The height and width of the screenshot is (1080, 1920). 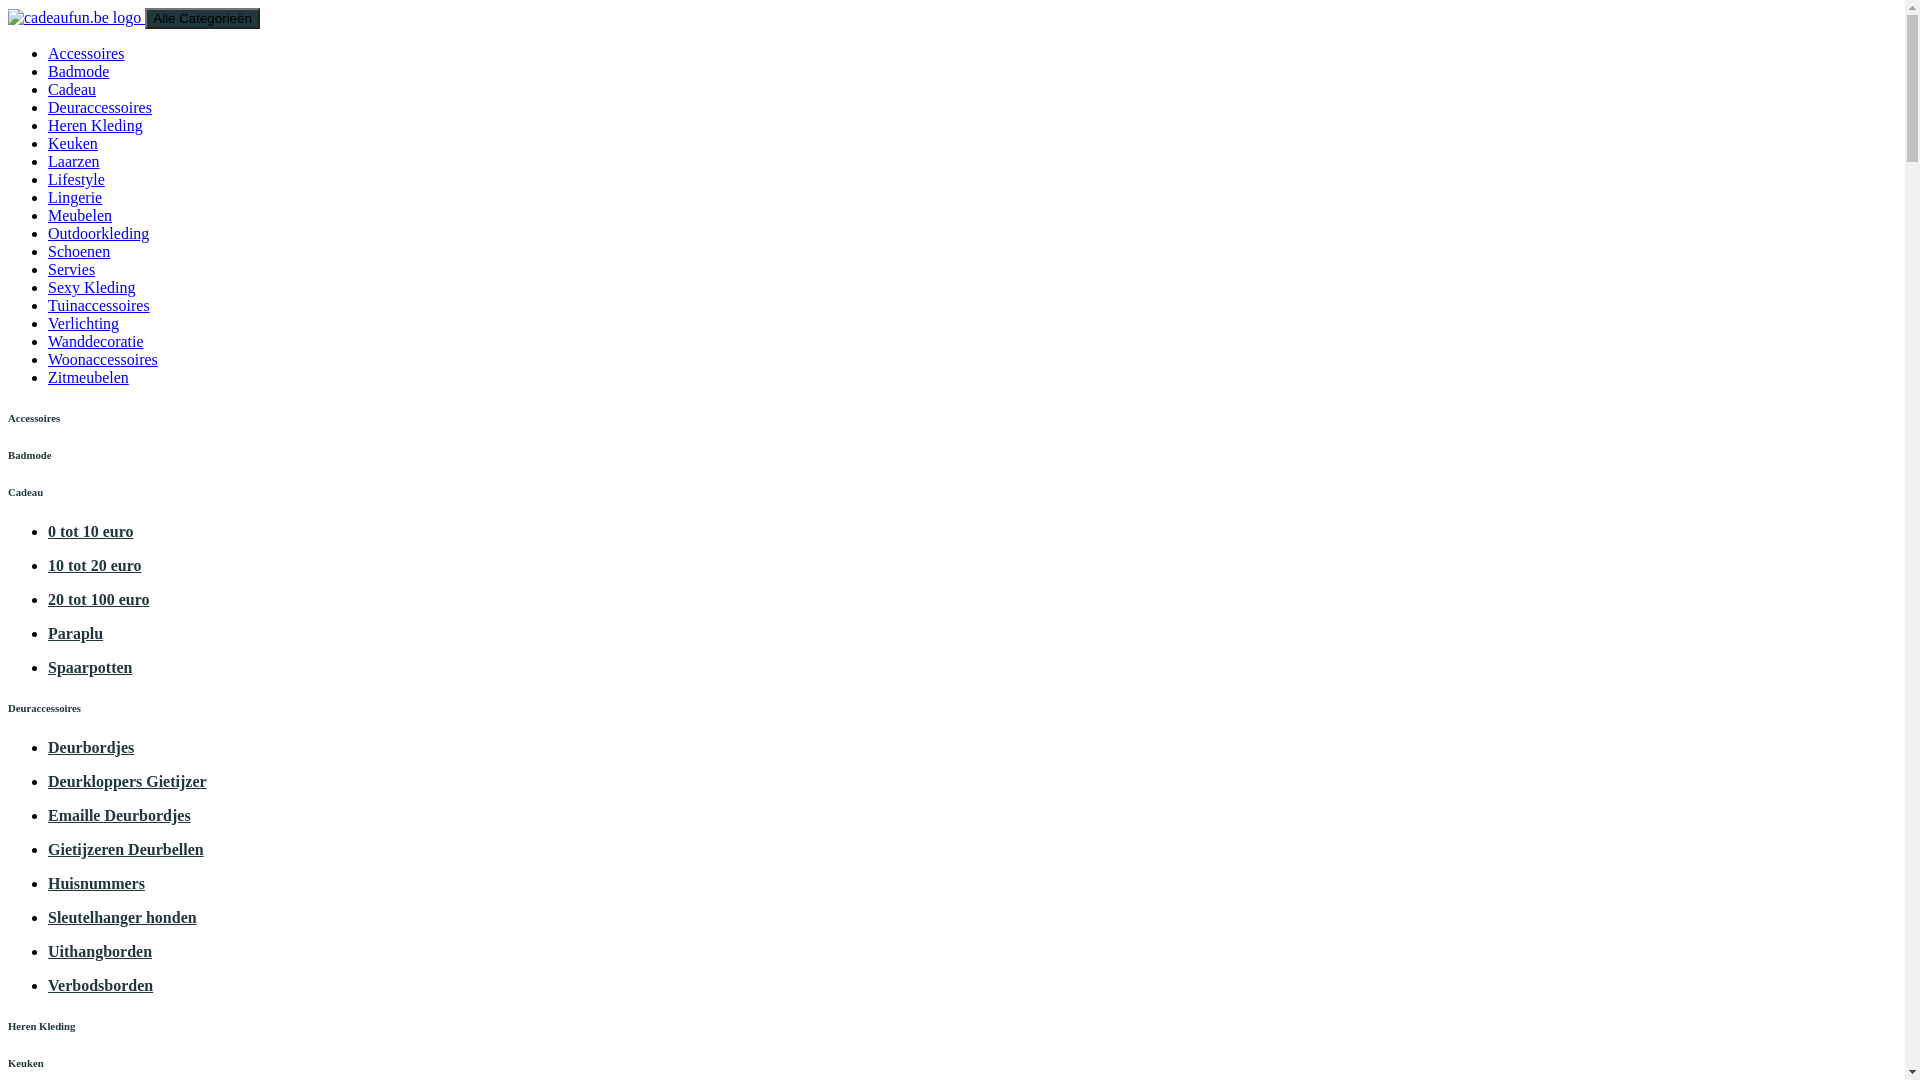 I want to click on 'Uithangborden', so click(x=99, y=950).